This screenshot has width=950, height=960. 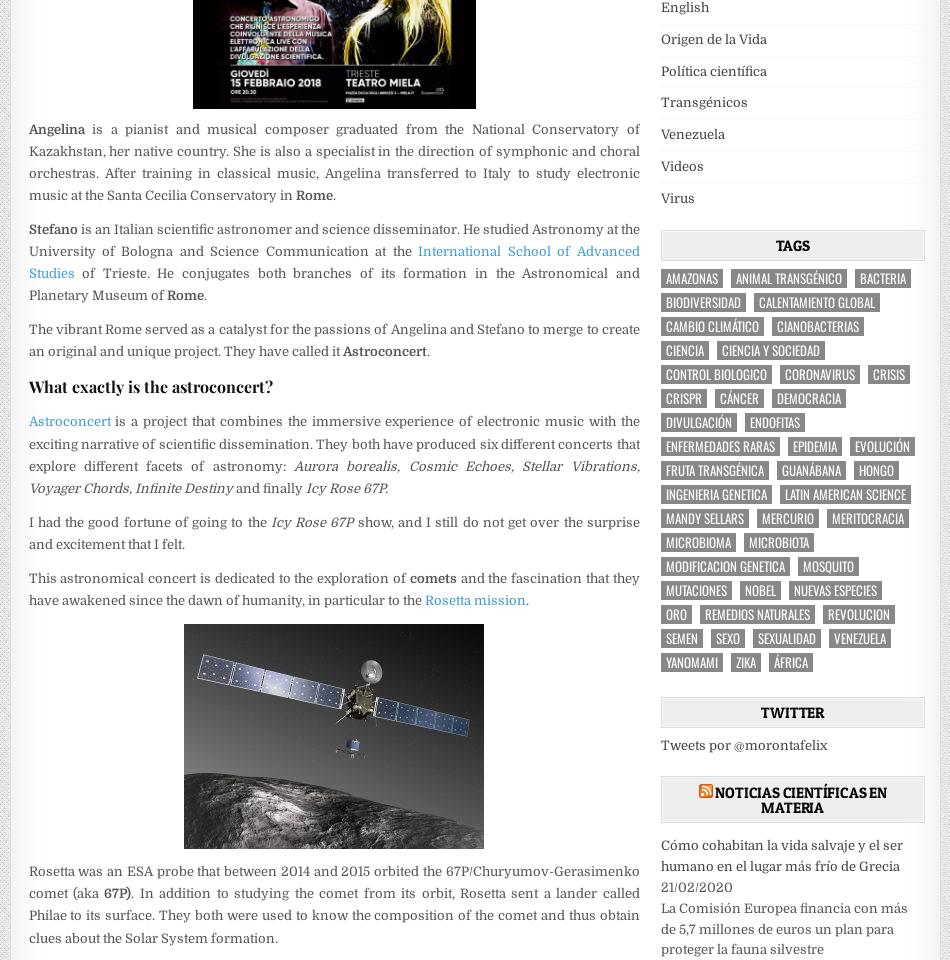 What do you see at coordinates (695, 885) in the screenshot?
I see `'21/02/2020'` at bounding box center [695, 885].